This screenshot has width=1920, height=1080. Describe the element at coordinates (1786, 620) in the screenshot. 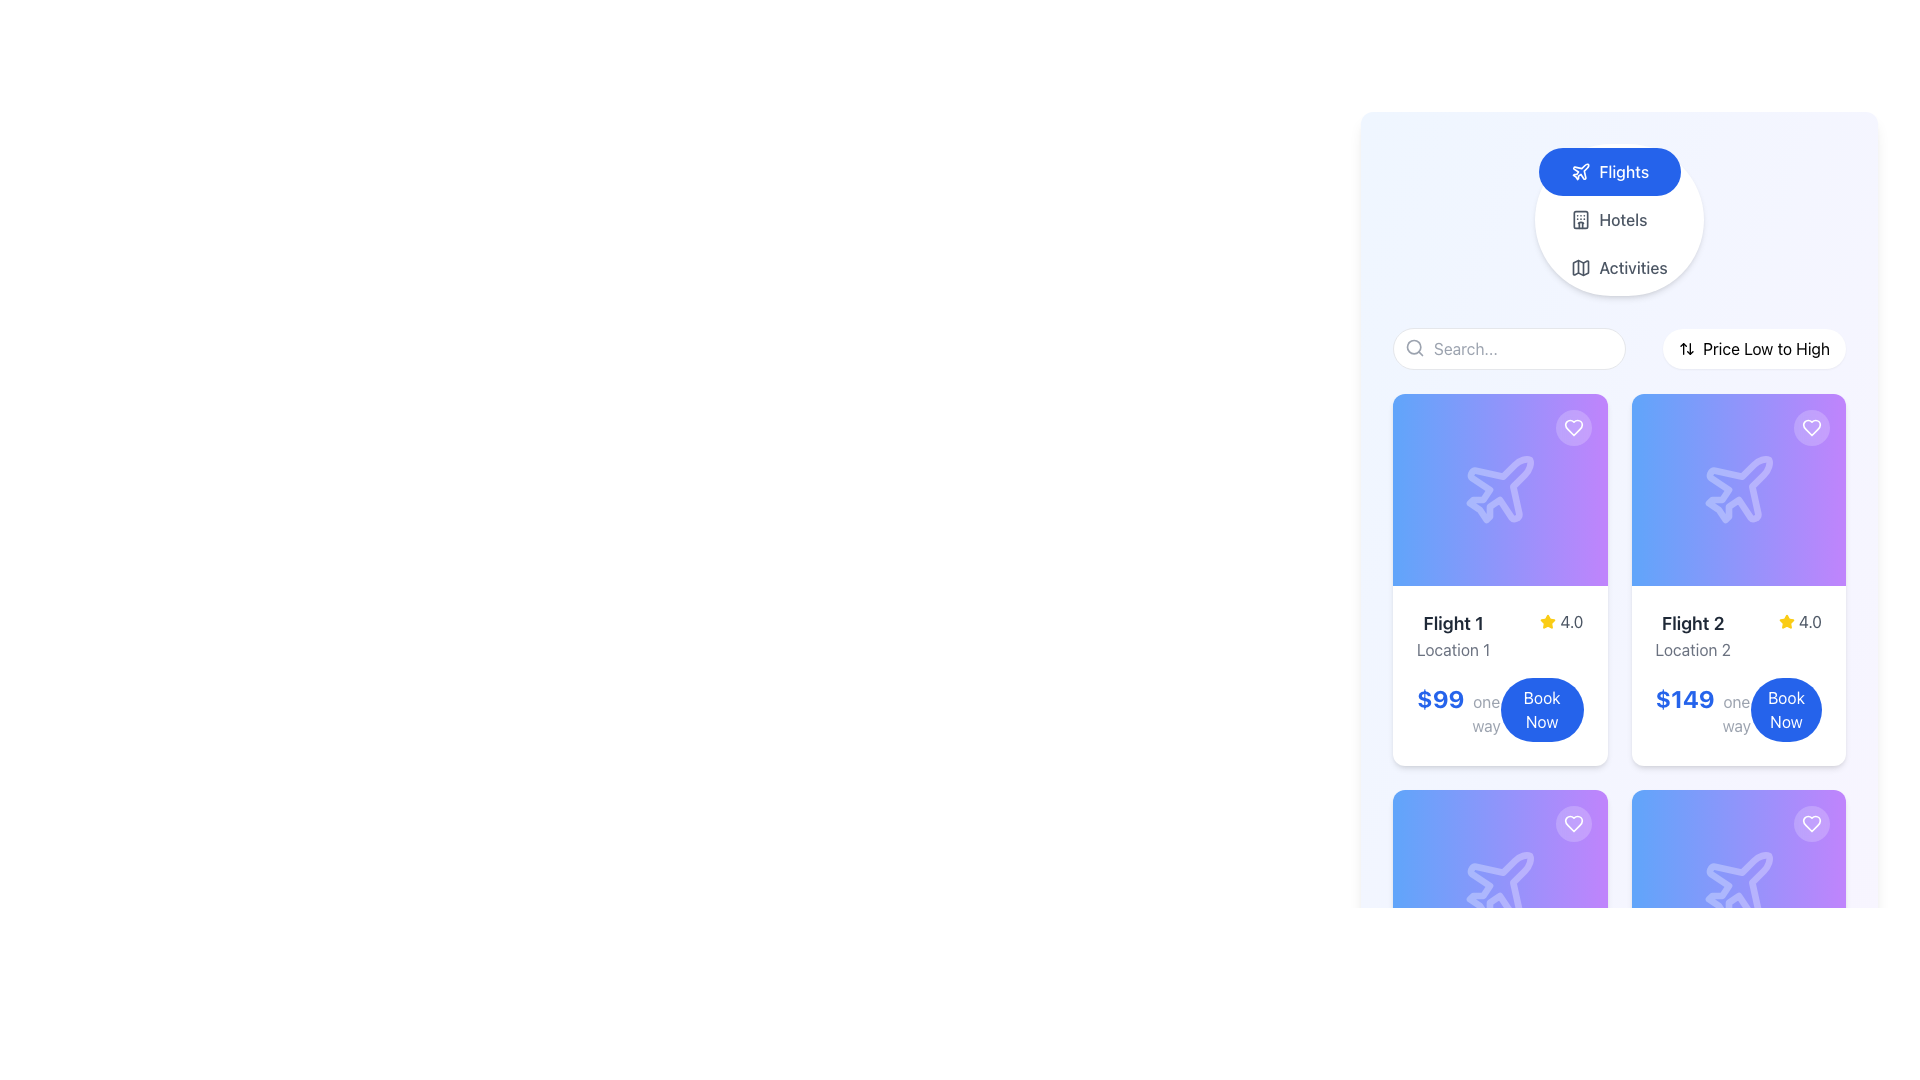

I see `the yellow star icon indicating ratings located to the right of the title 'Flight 2' in the second card of flight options` at that location.